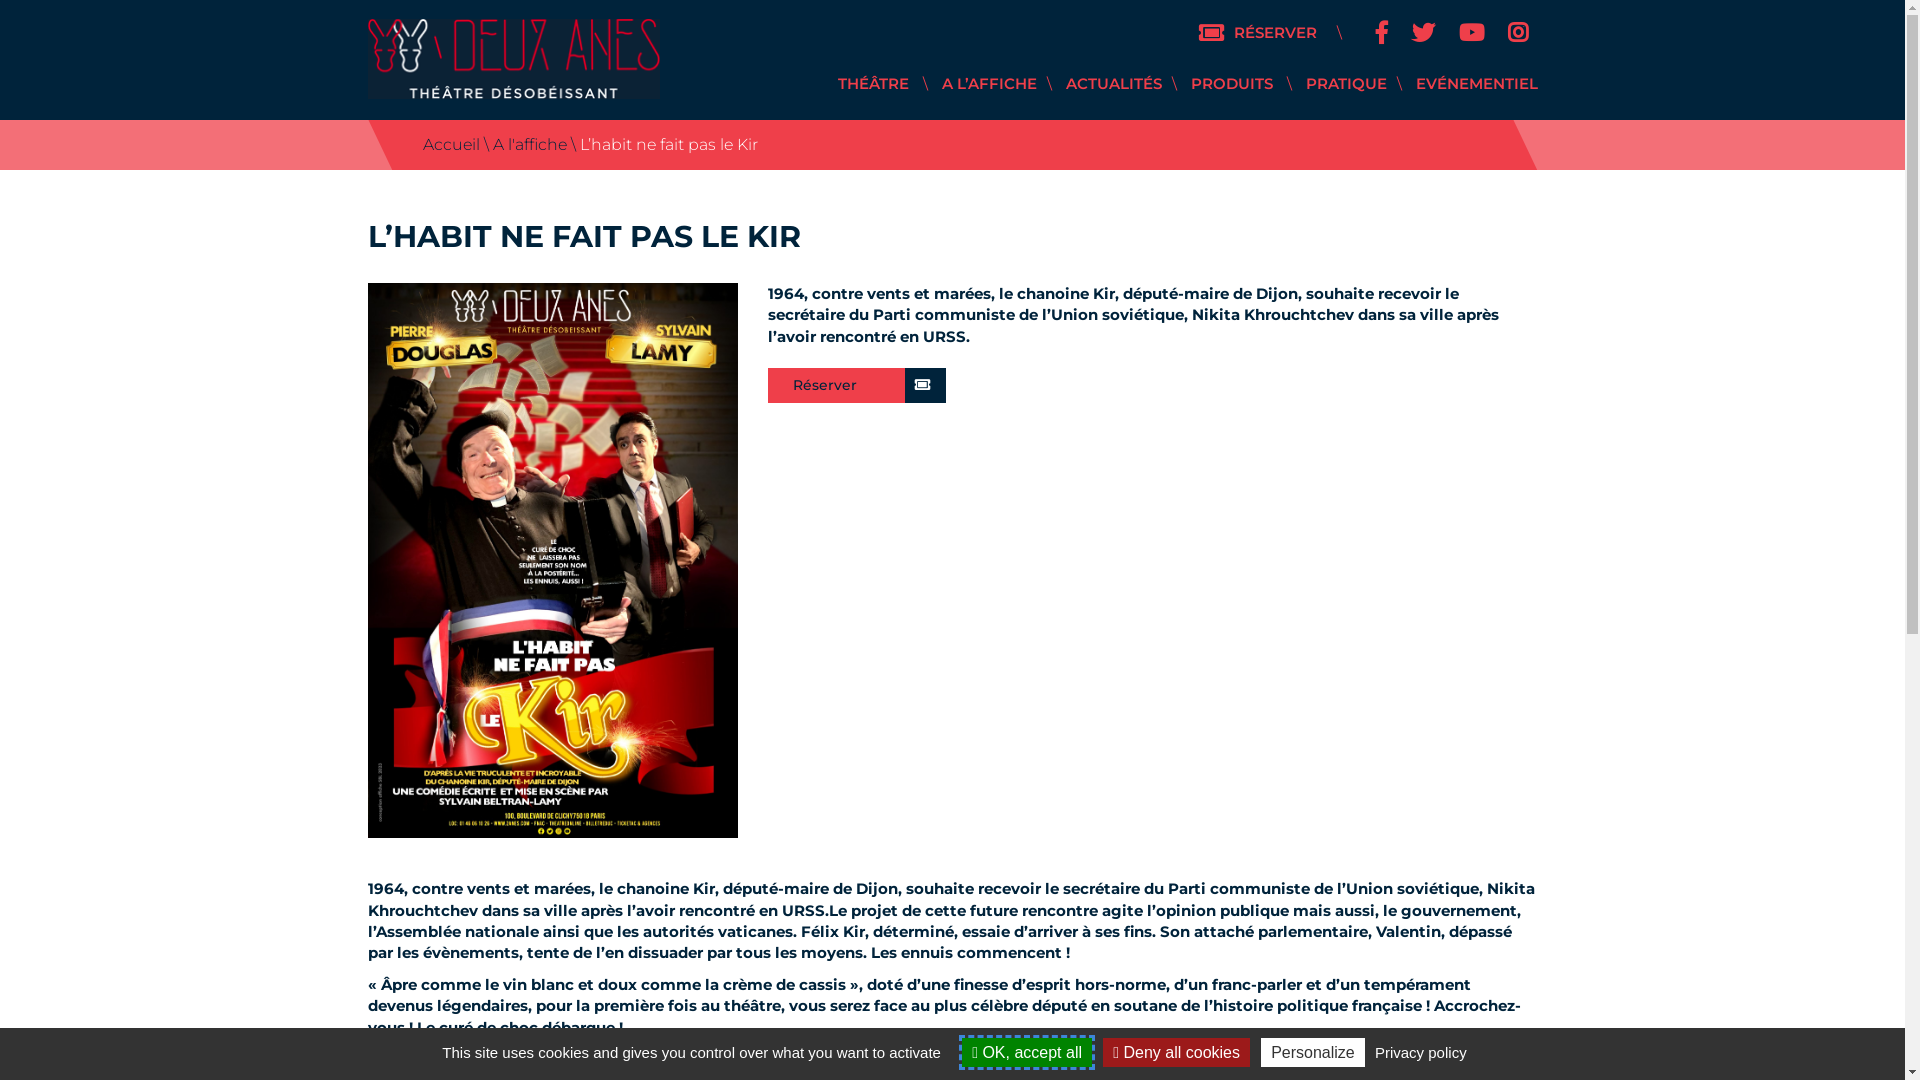  Describe the element at coordinates (528, 143) in the screenshot. I see `'A l'affiche'` at that location.